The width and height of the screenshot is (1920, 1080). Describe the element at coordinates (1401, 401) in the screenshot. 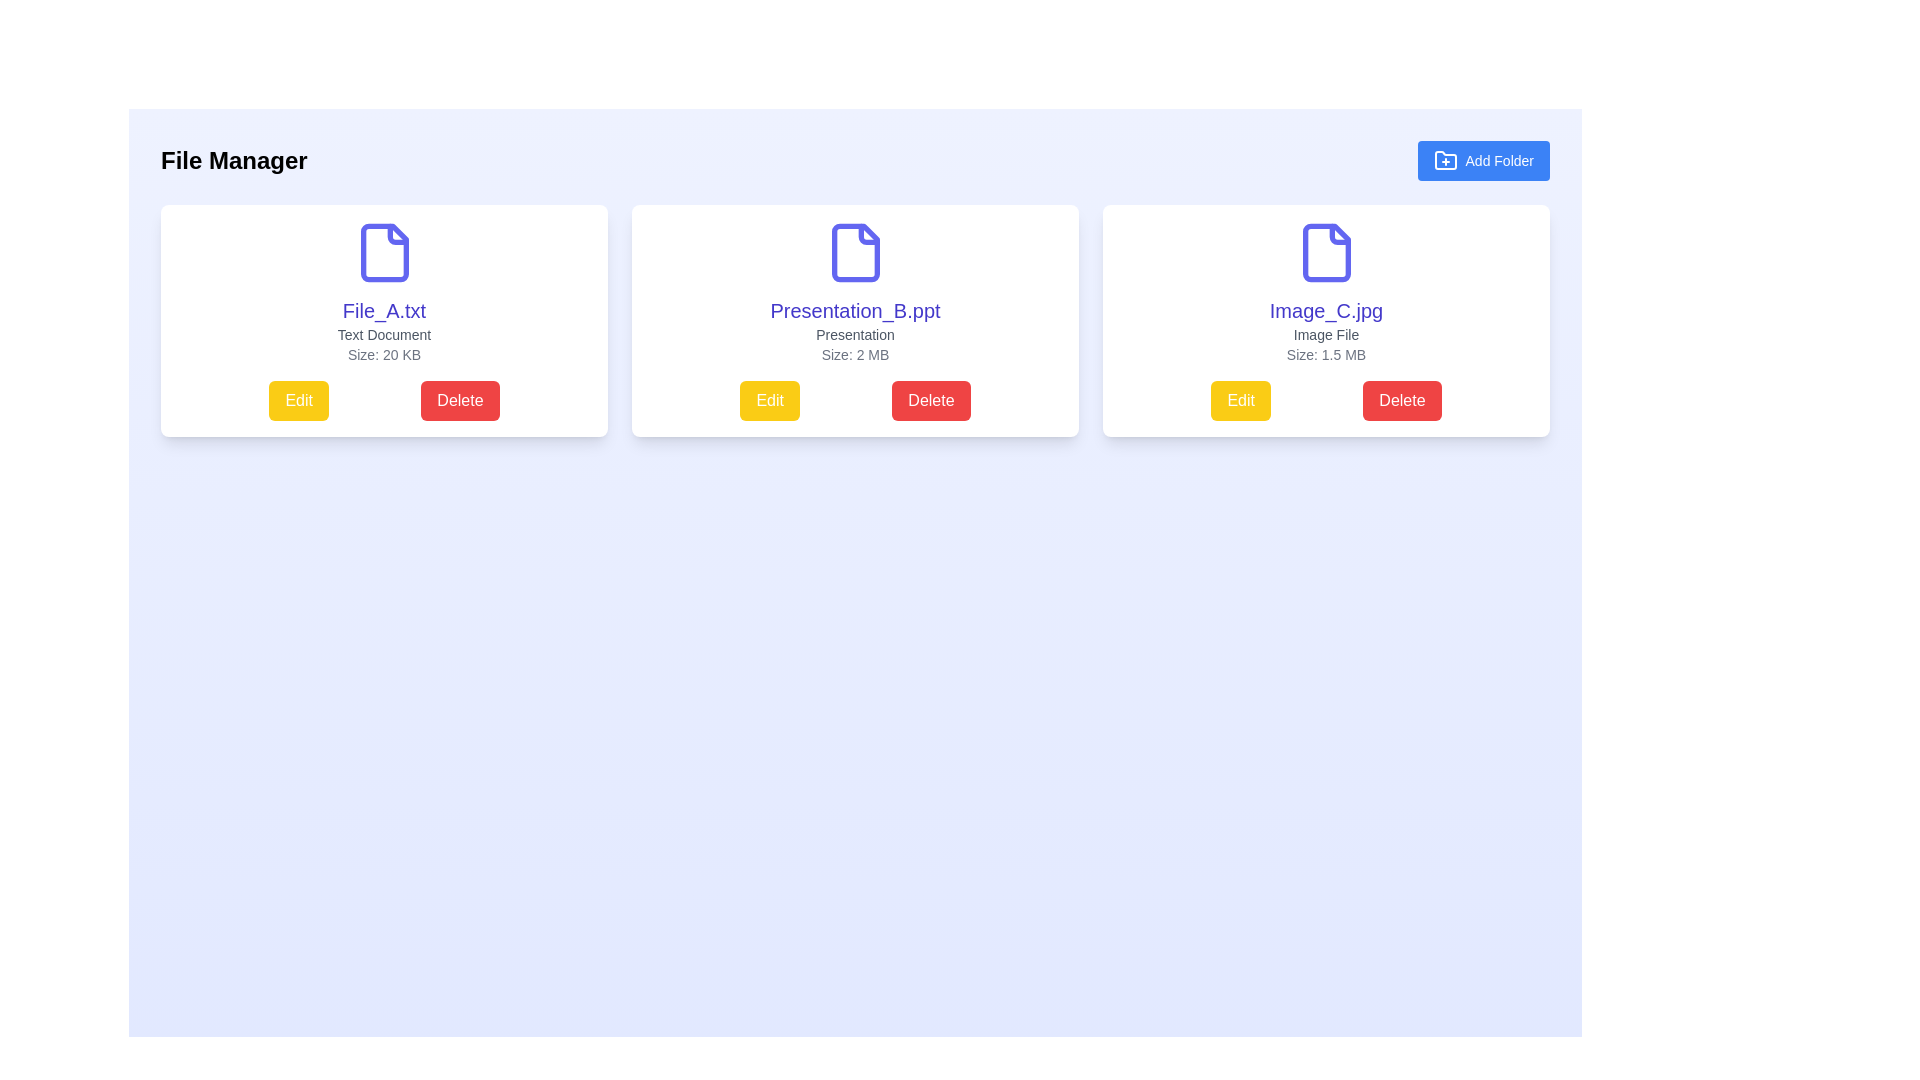

I see `the red 'Delete' button located at the bottom right corner of the 'Image_C.jpg' card to trigger the hover styling` at that location.